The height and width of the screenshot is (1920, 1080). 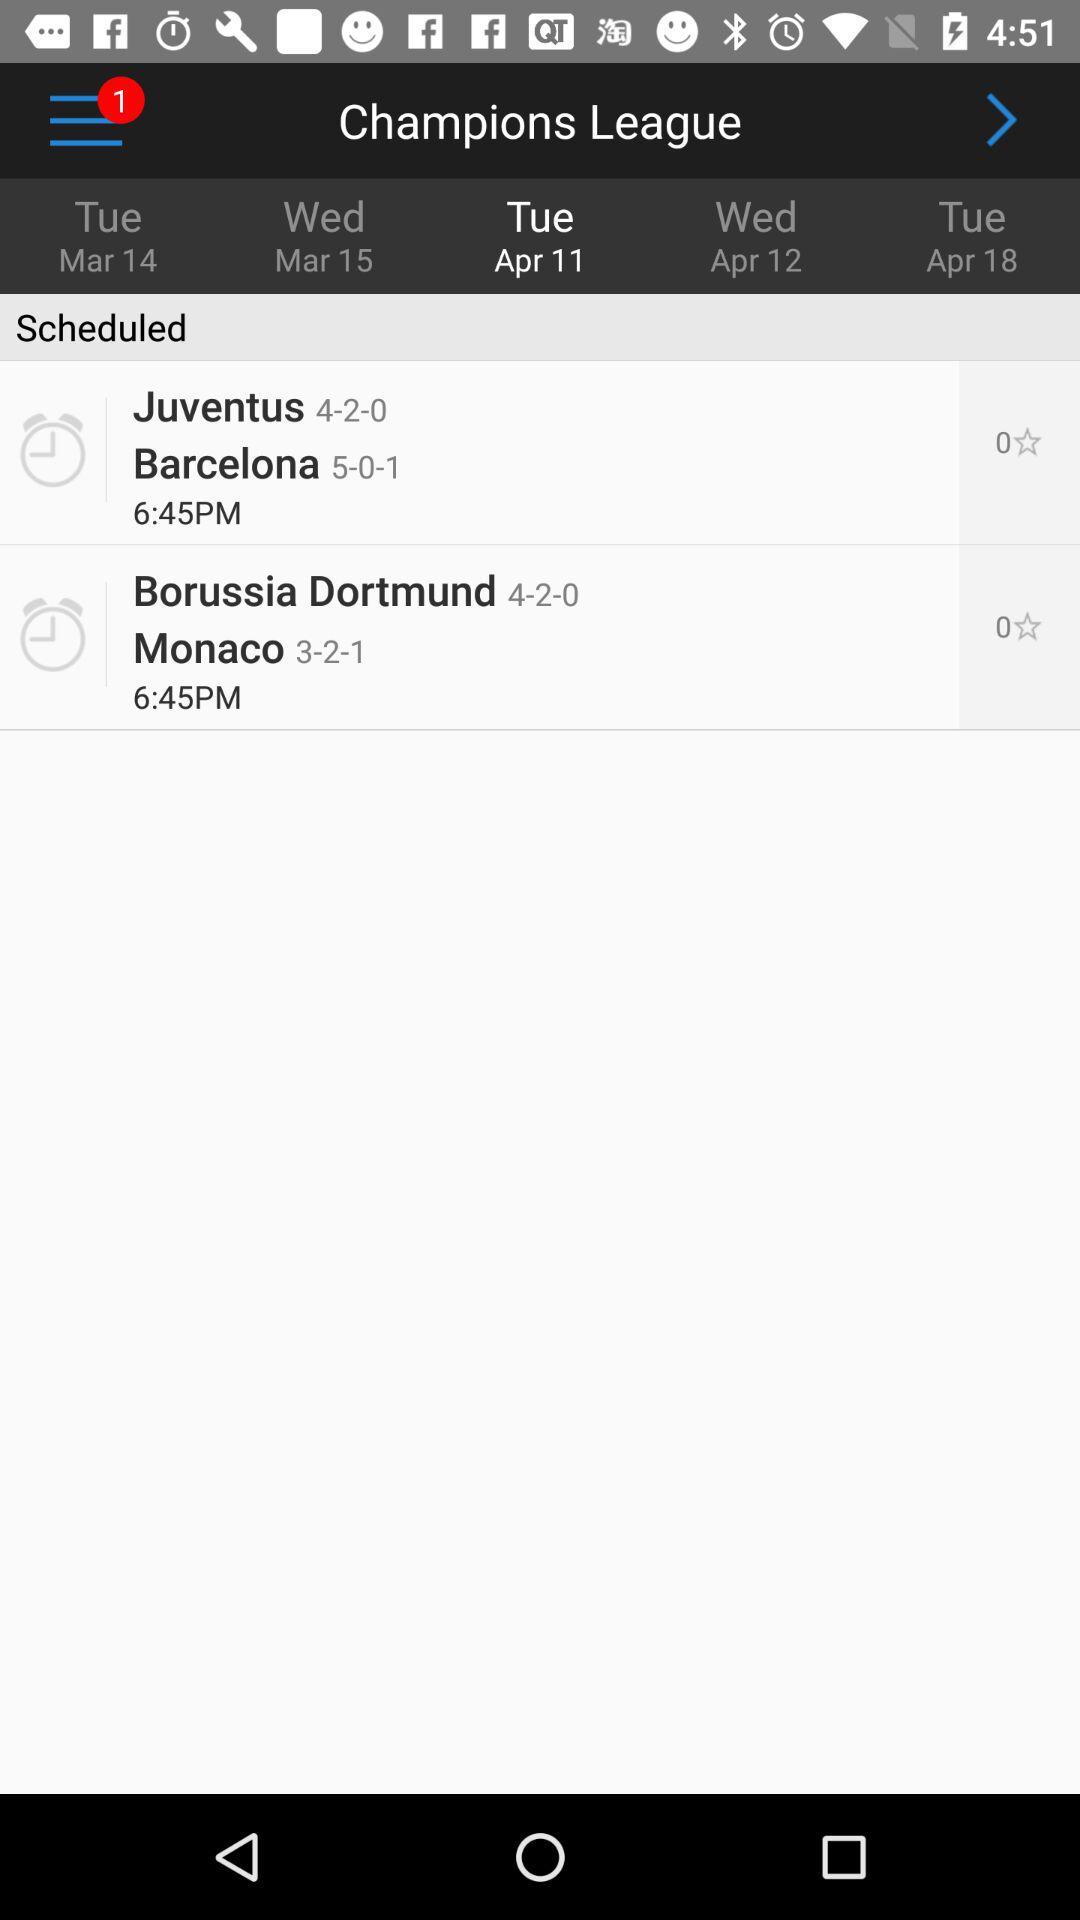 What do you see at coordinates (355, 580) in the screenshot?
I see `item to the left of 0[p] item` at bounding box center [355, 580].